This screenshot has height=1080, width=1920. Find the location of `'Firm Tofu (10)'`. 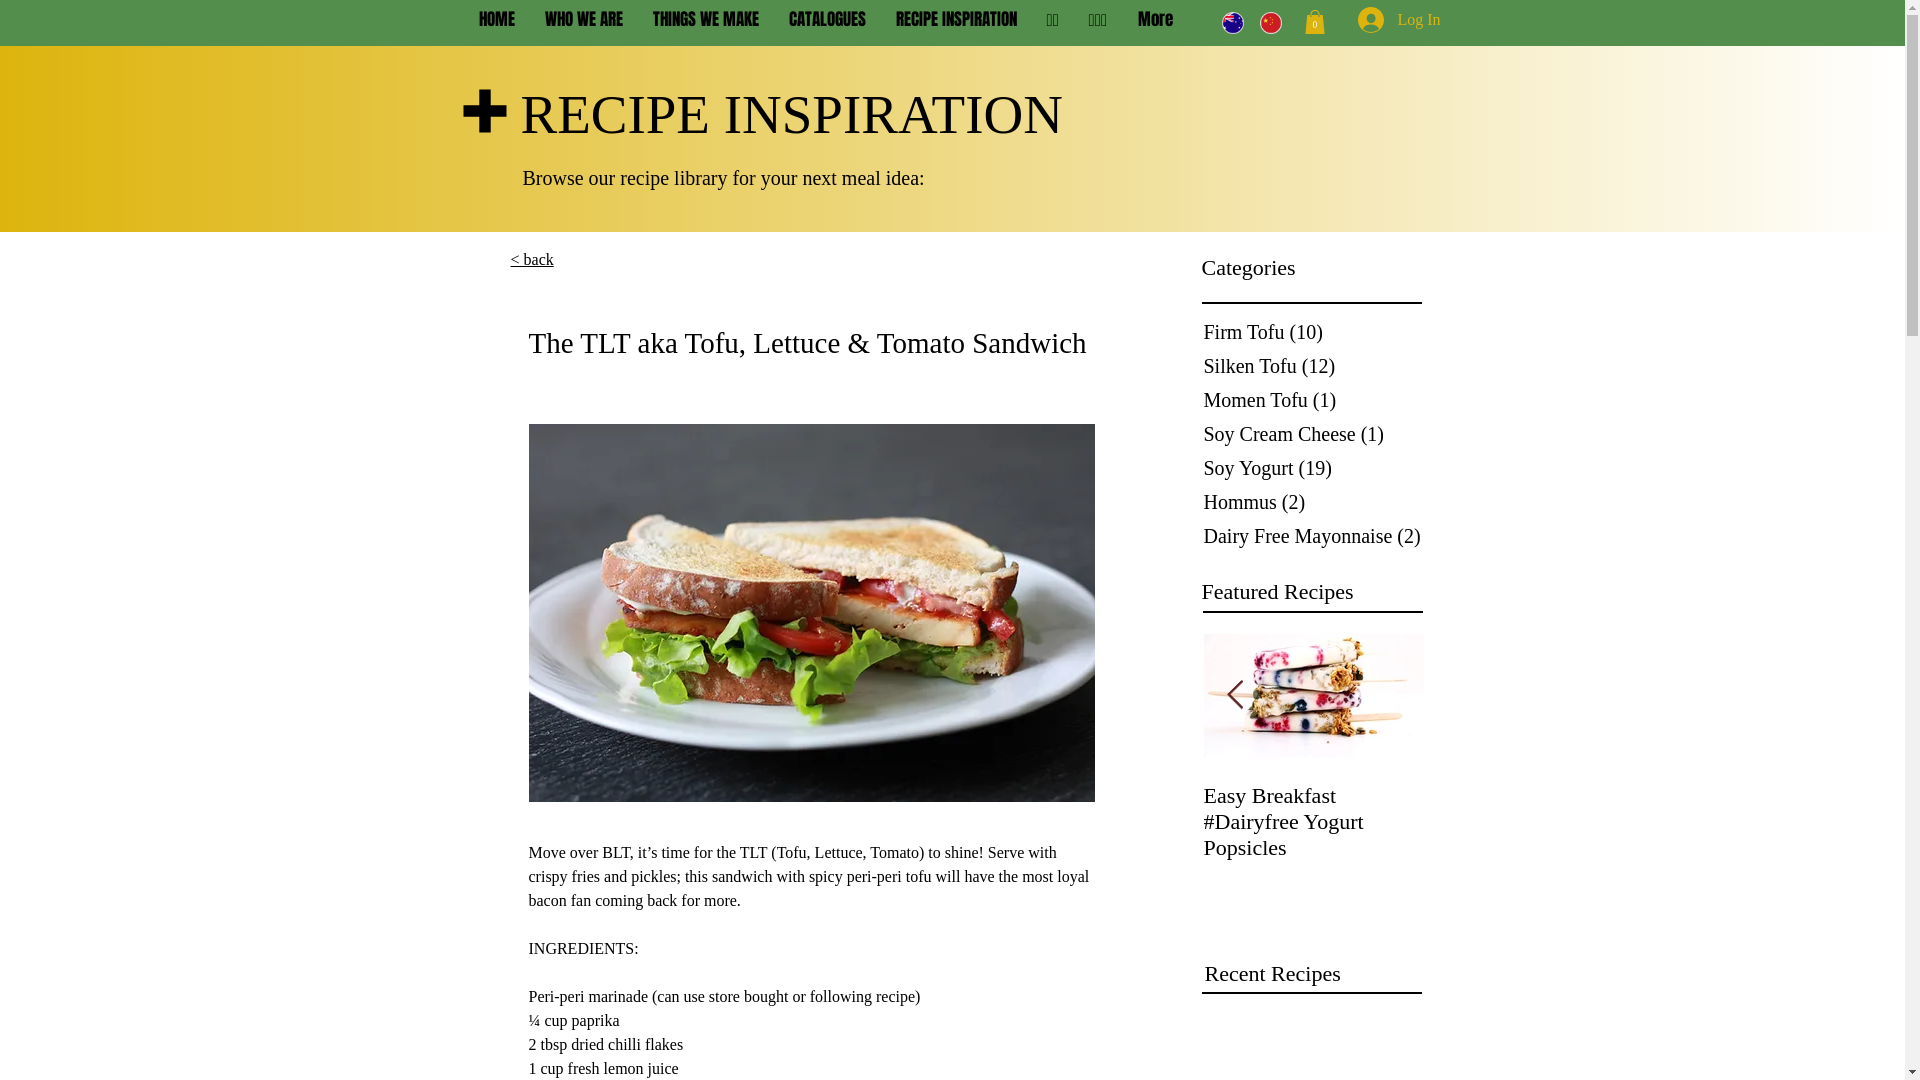

'Firm Tofu (10)' is located at coordinates (1200, 330).